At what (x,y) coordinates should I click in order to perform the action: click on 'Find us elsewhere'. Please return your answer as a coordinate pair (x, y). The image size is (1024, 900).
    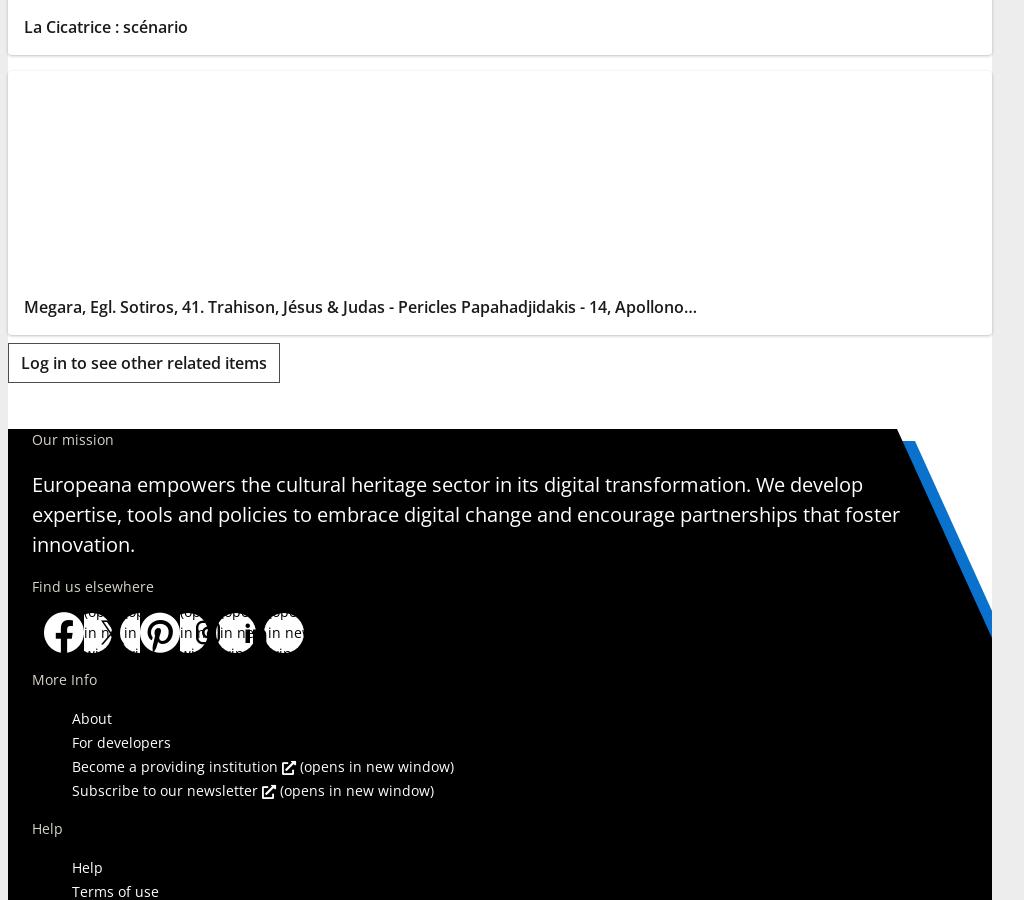
    Looking at the image, I should click on (92, 585).